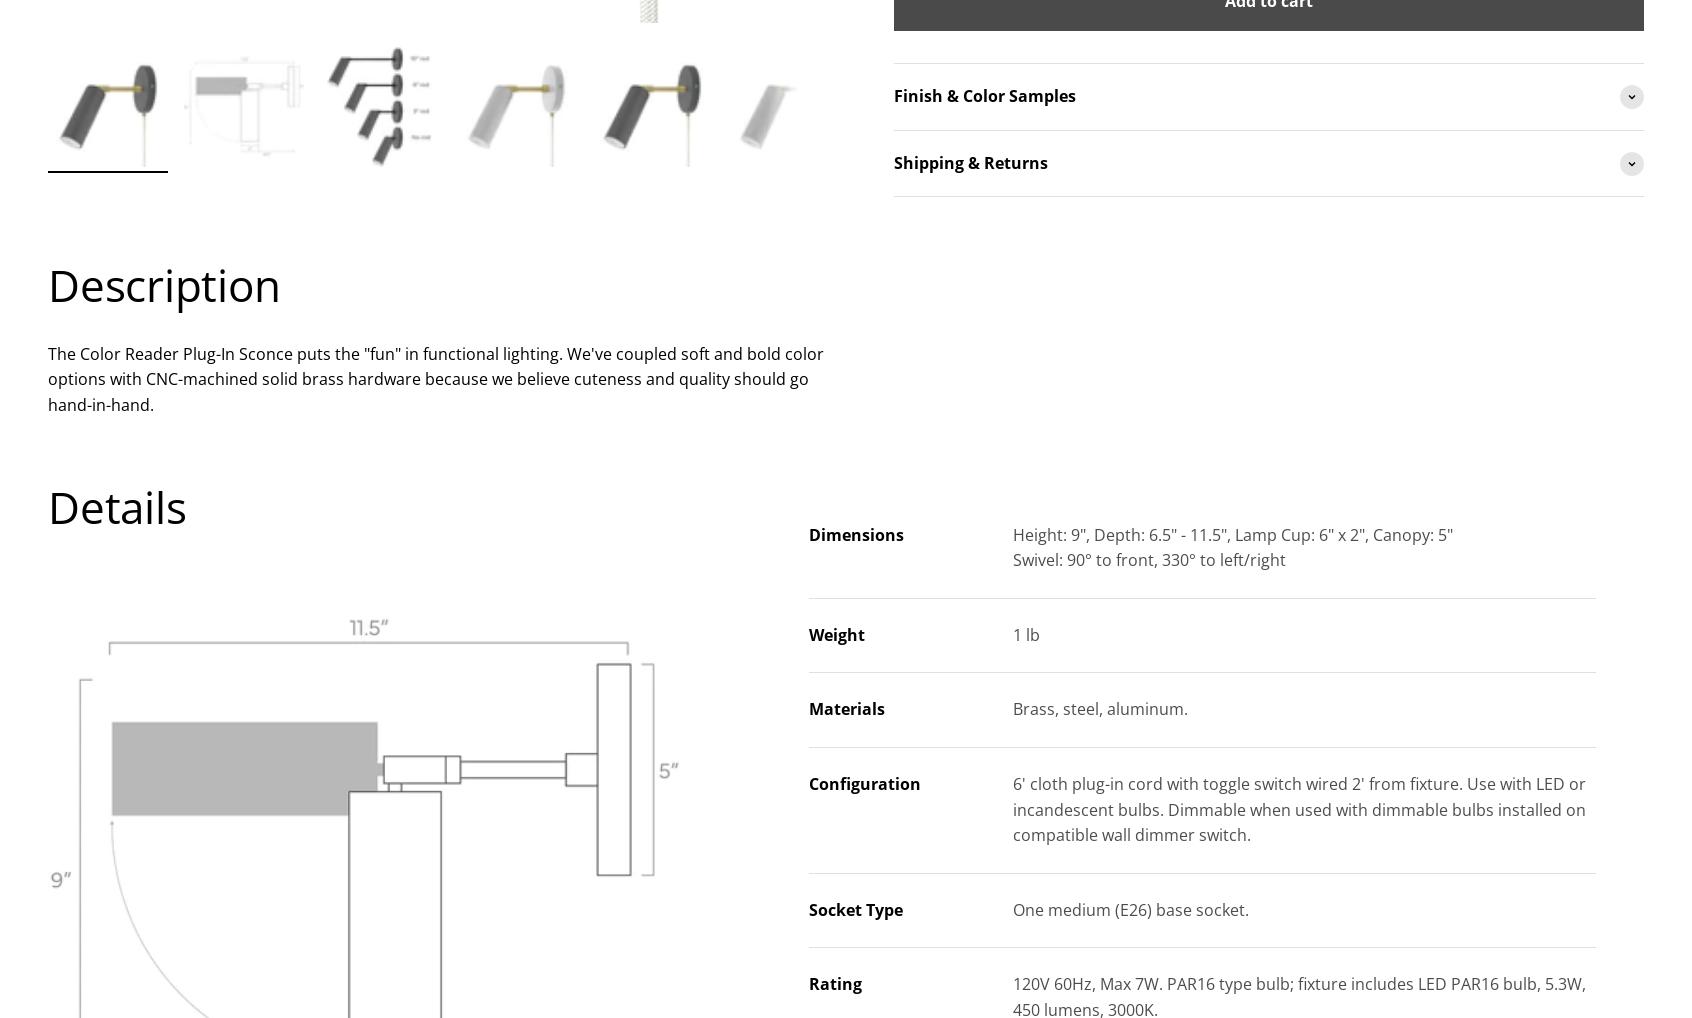 Image resolution: width=1692 pixels, height=1018 pixels. I want to click on '- Items must be in', so click(963, 354).